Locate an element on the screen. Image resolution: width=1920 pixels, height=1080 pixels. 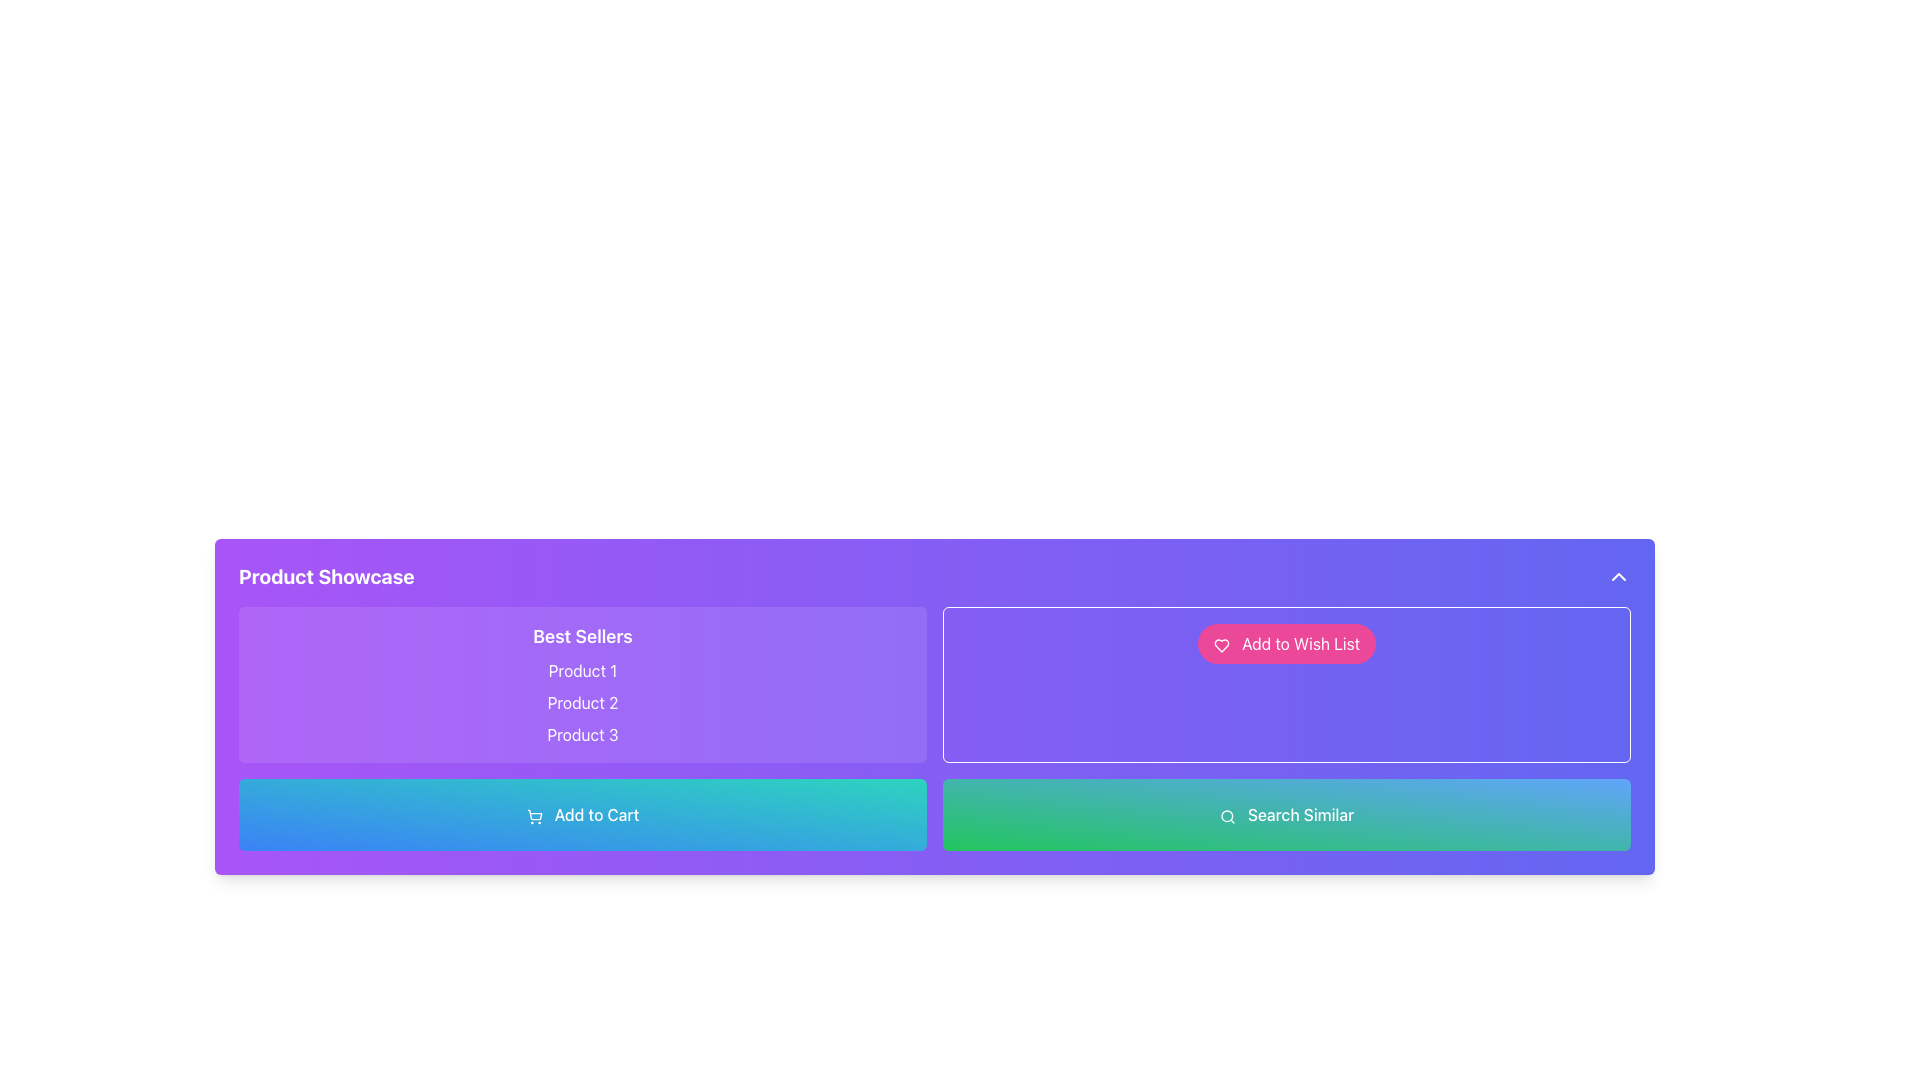
information displayed in the 'Best Sellers' informational listing, which features a bold title and a vertical listing of products is located at coordinates (581, 684).